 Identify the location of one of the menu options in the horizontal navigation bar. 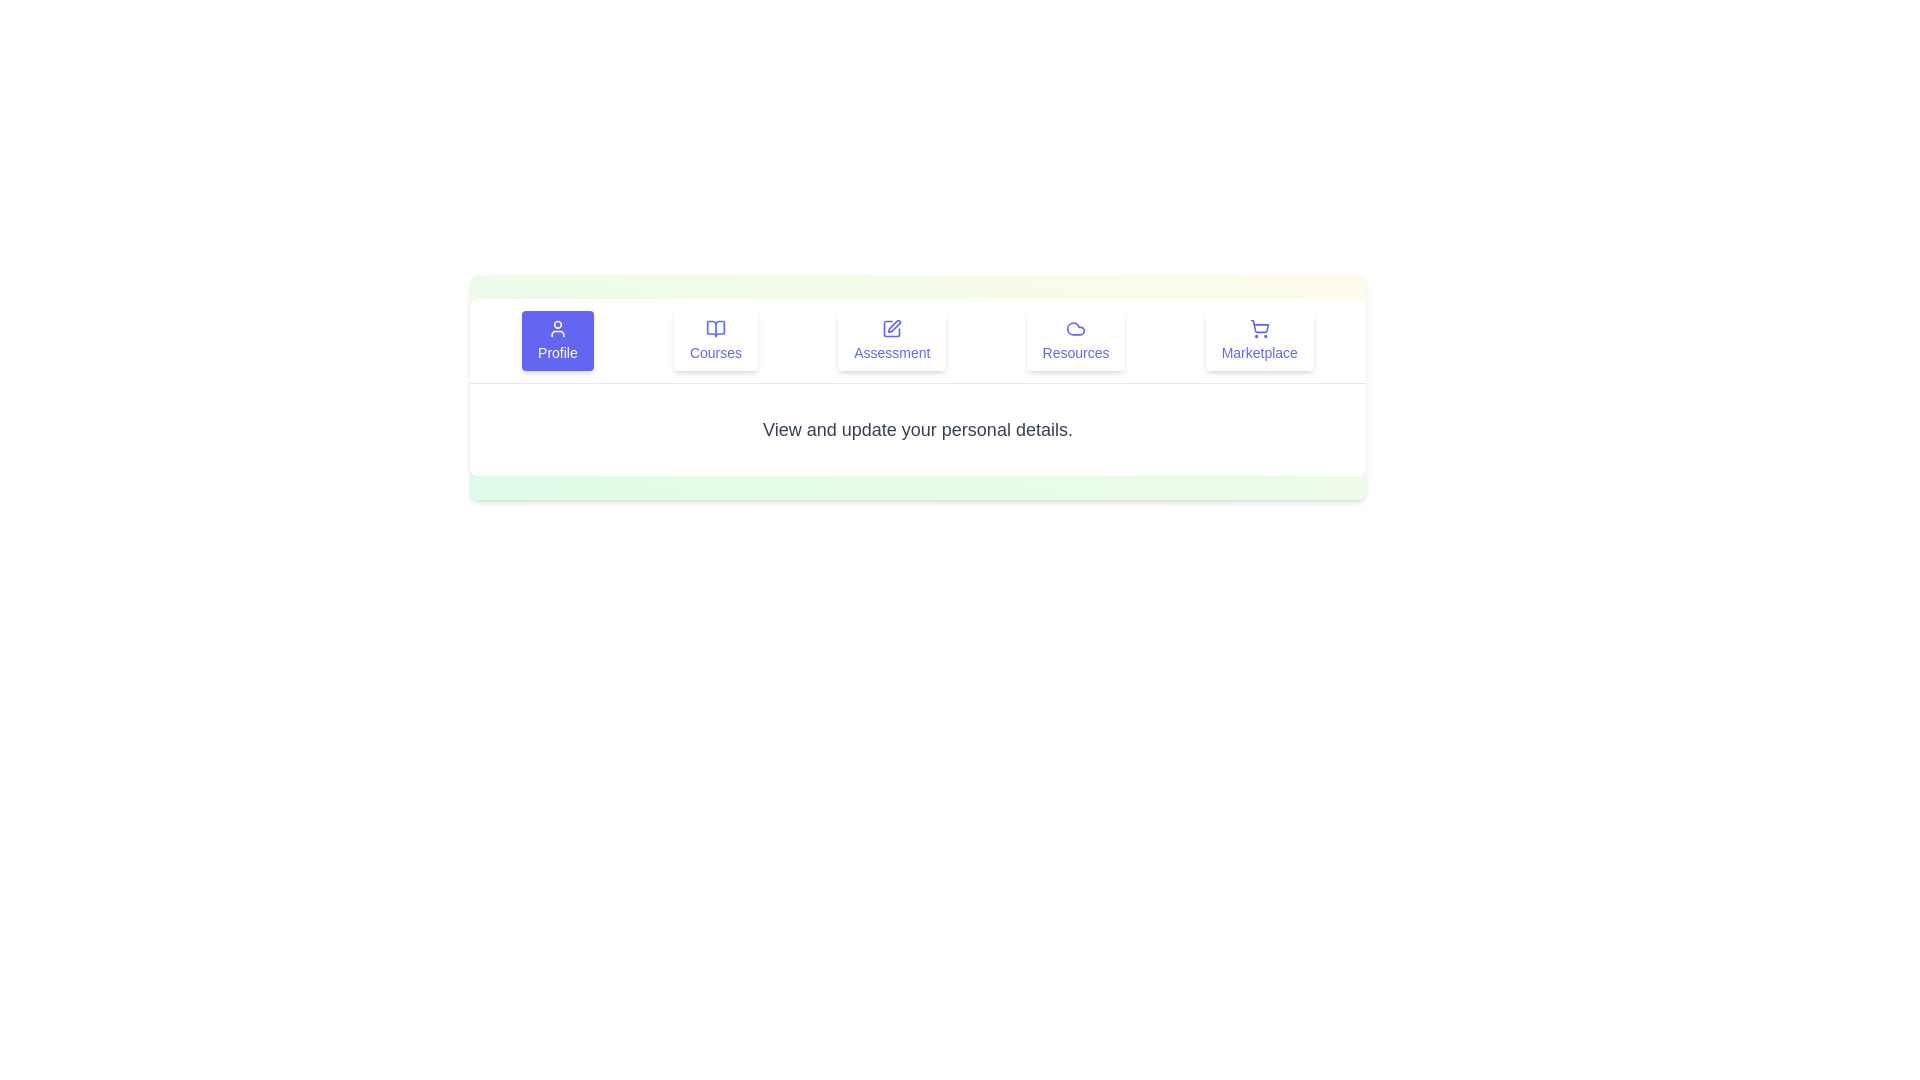
(916, 339).